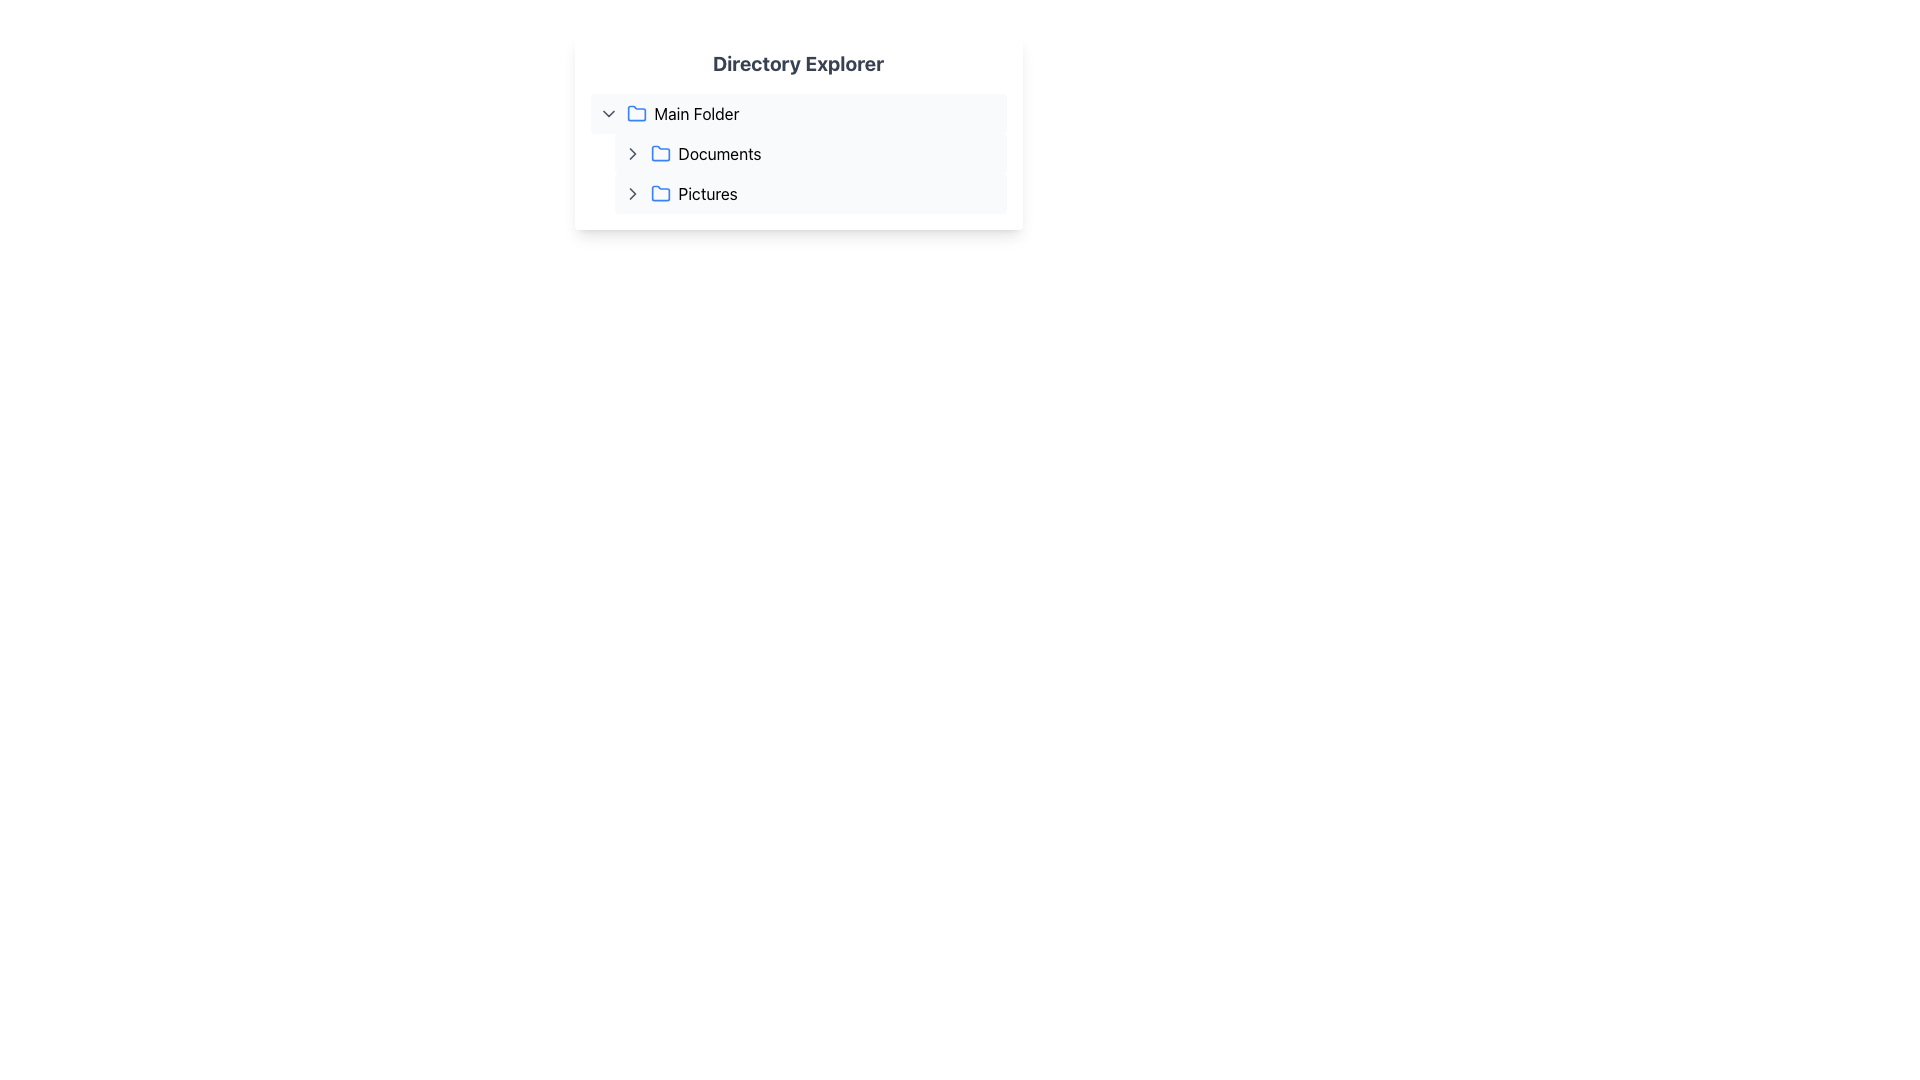  Describe the element at coordinates (607, 114) in the screenshot. I see `the Chevron-down icon` at that location.